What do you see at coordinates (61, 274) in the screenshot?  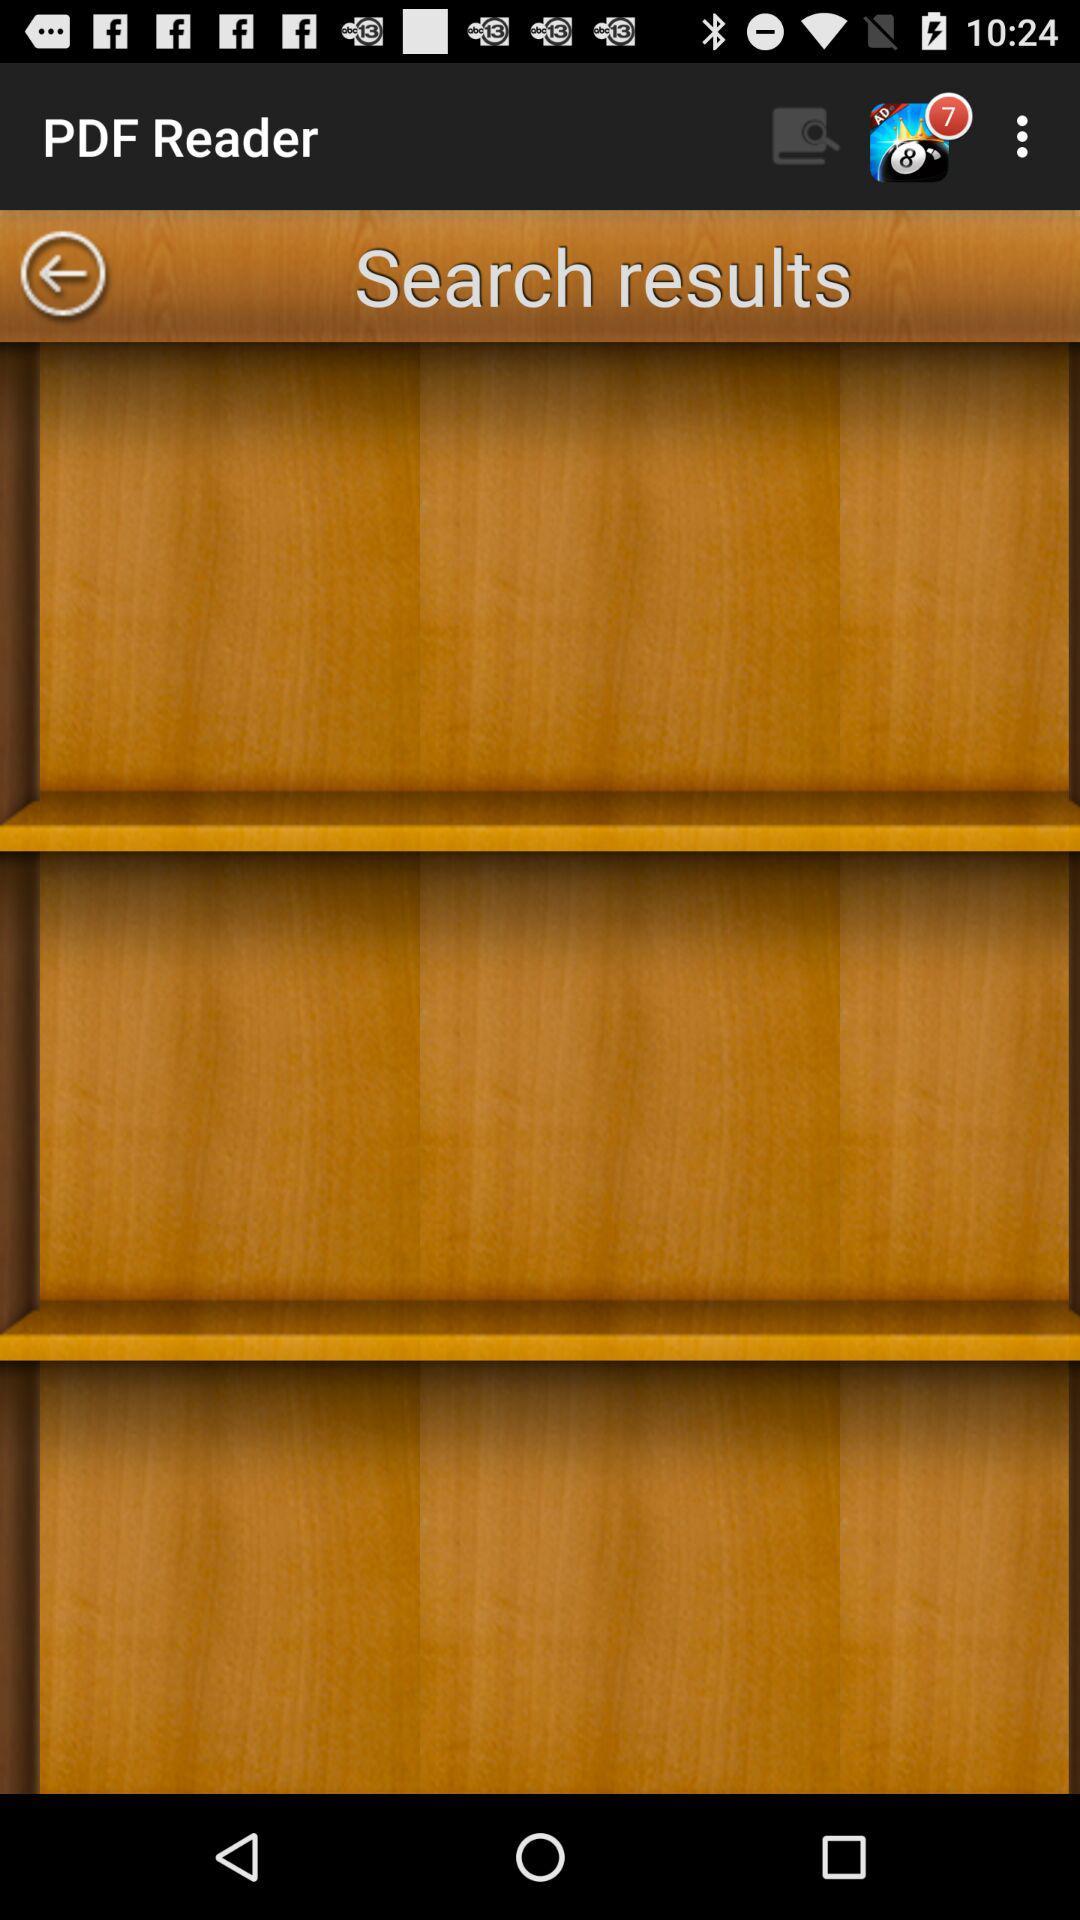 I see `previous` at bounding box center [61, 274].